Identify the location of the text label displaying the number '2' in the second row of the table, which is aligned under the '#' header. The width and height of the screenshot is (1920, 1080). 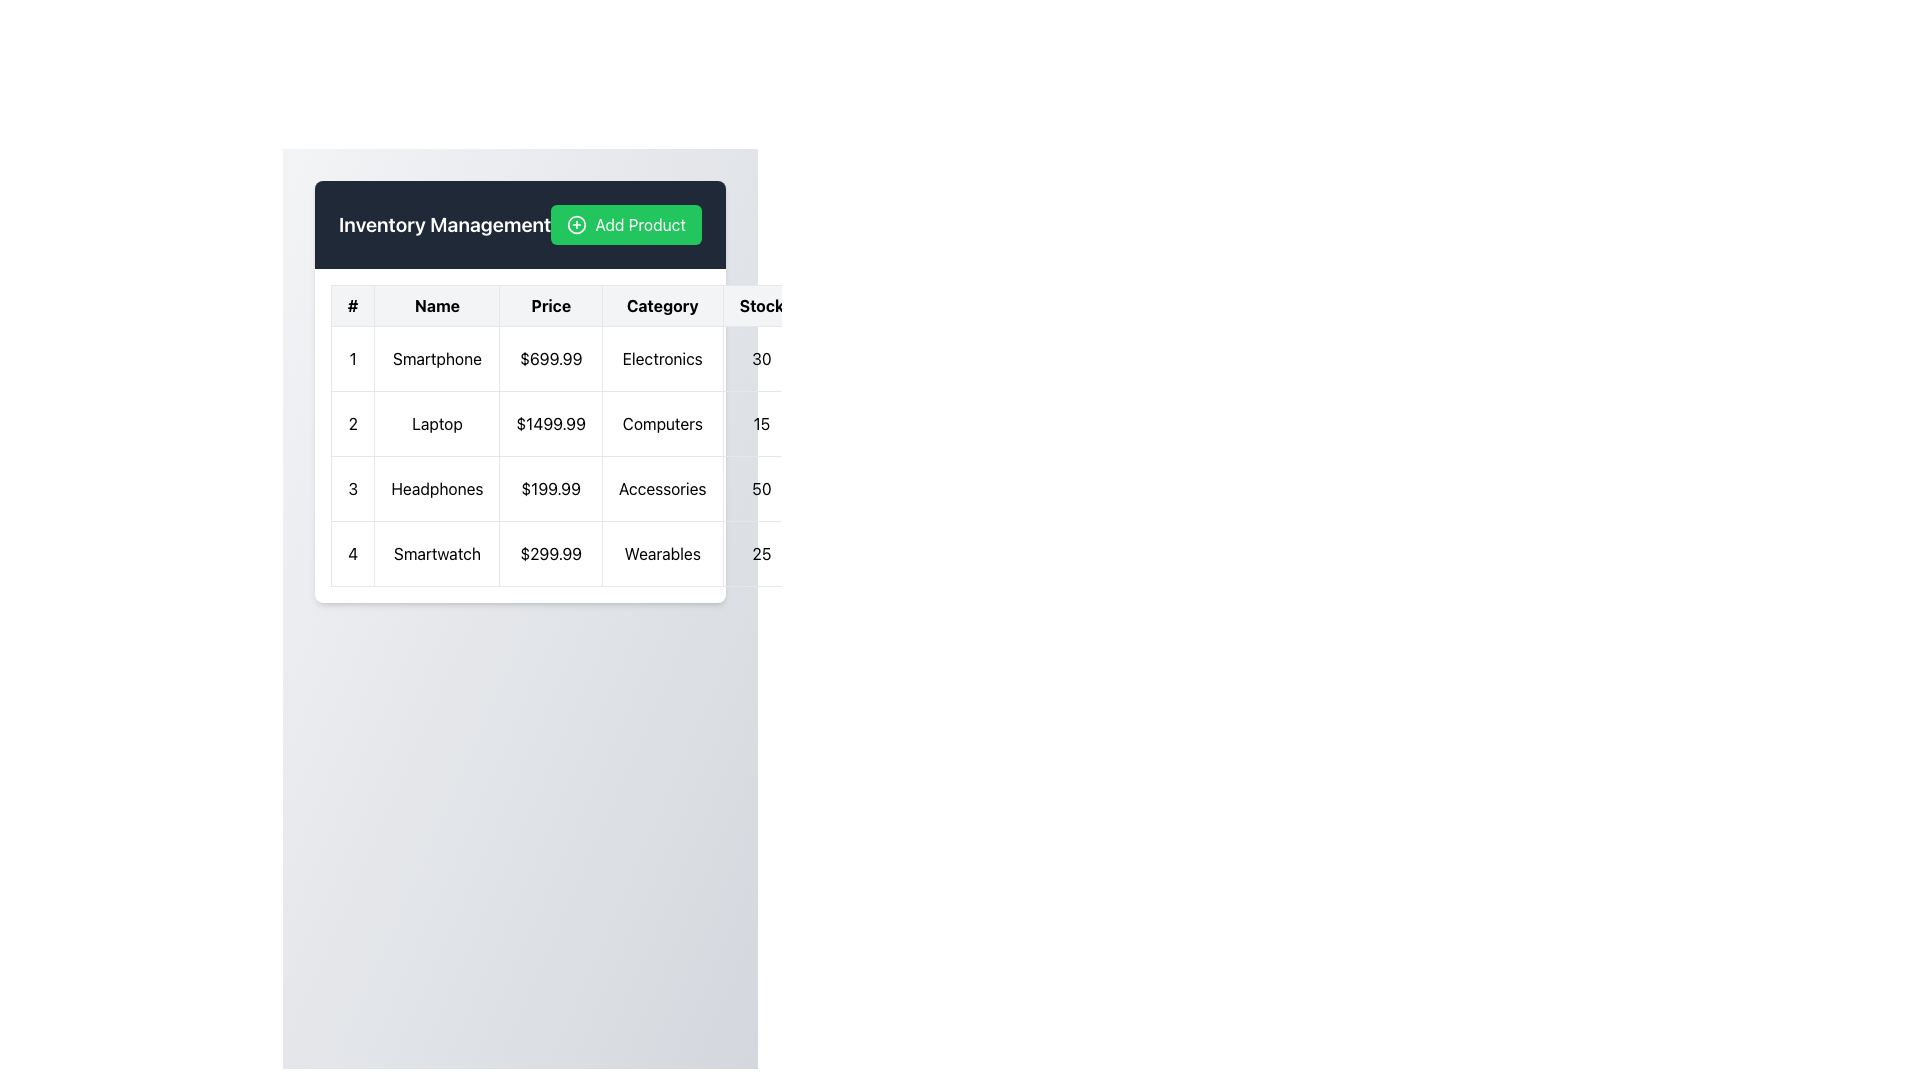
(353, 423).